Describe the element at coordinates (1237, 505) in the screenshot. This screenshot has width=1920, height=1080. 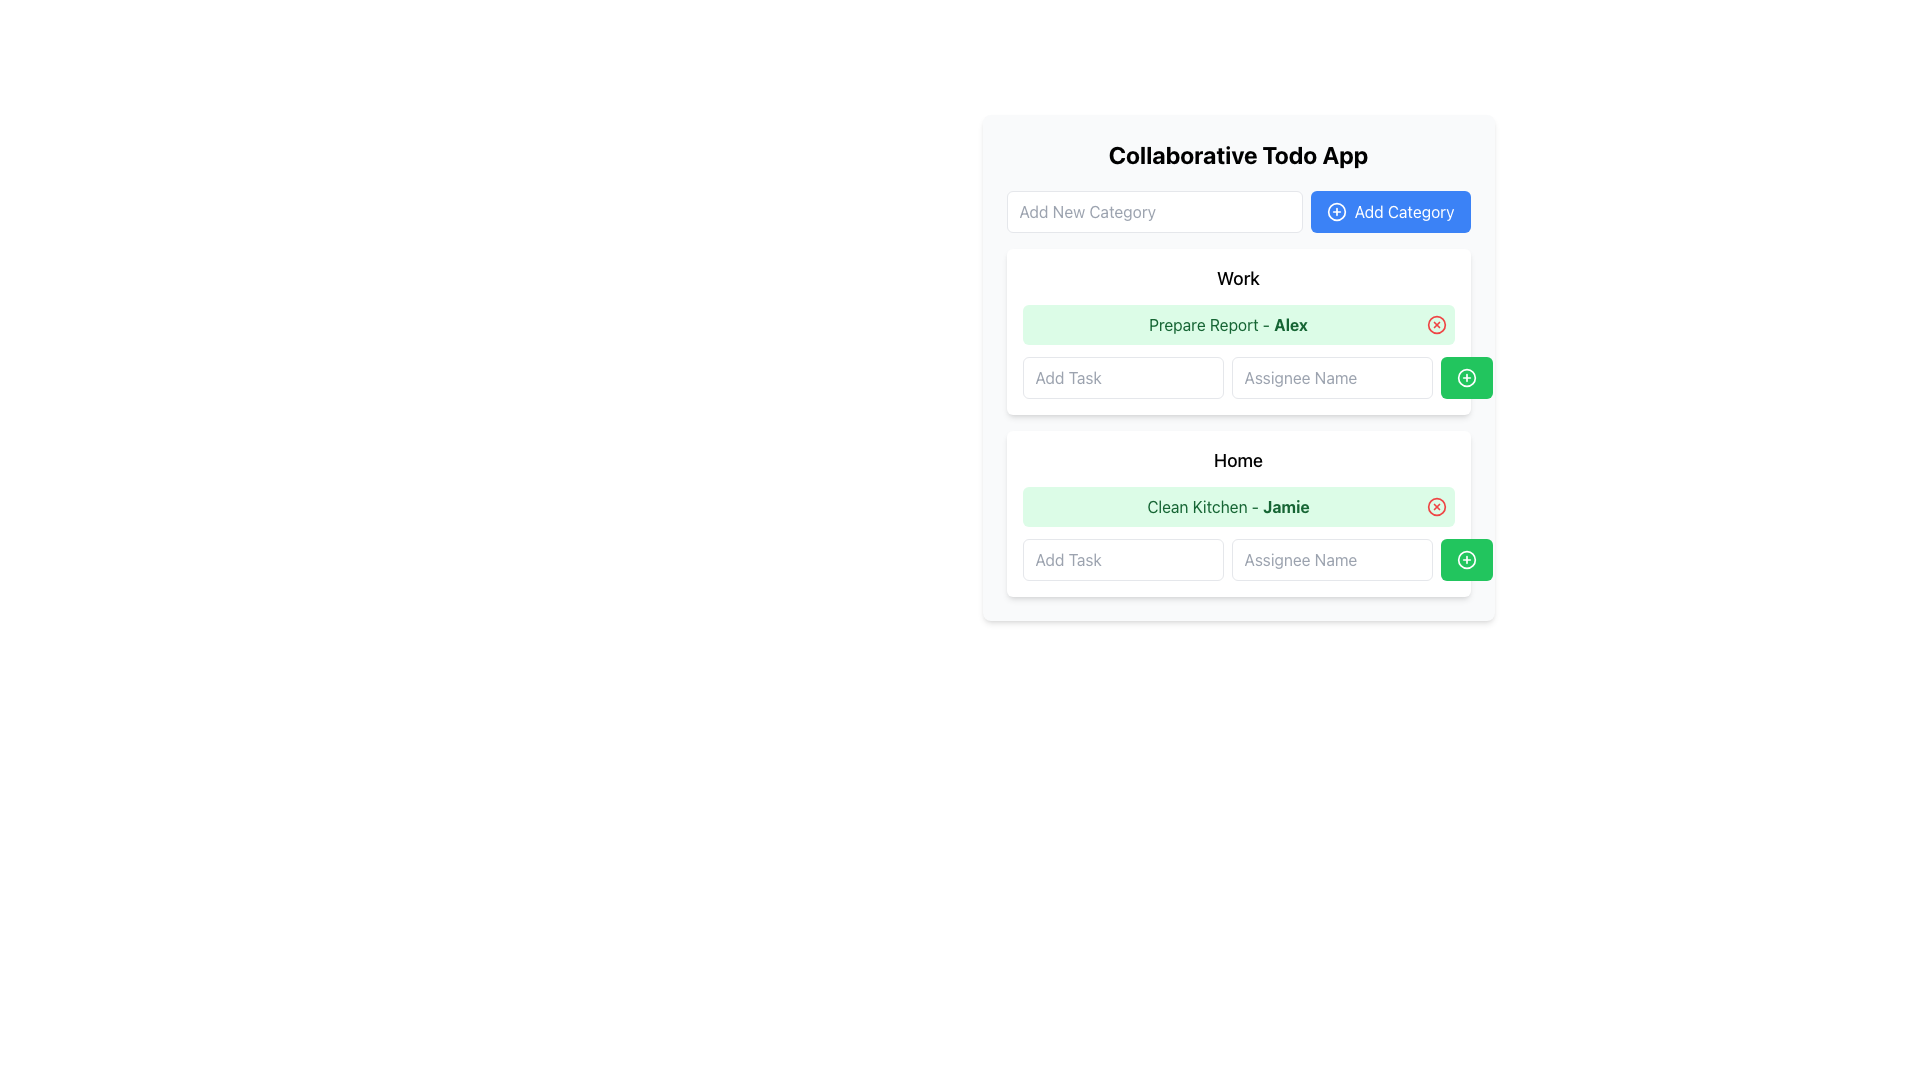
I see `the 'Clean Kitchen - Jamie' task item in the todo list` at that location.